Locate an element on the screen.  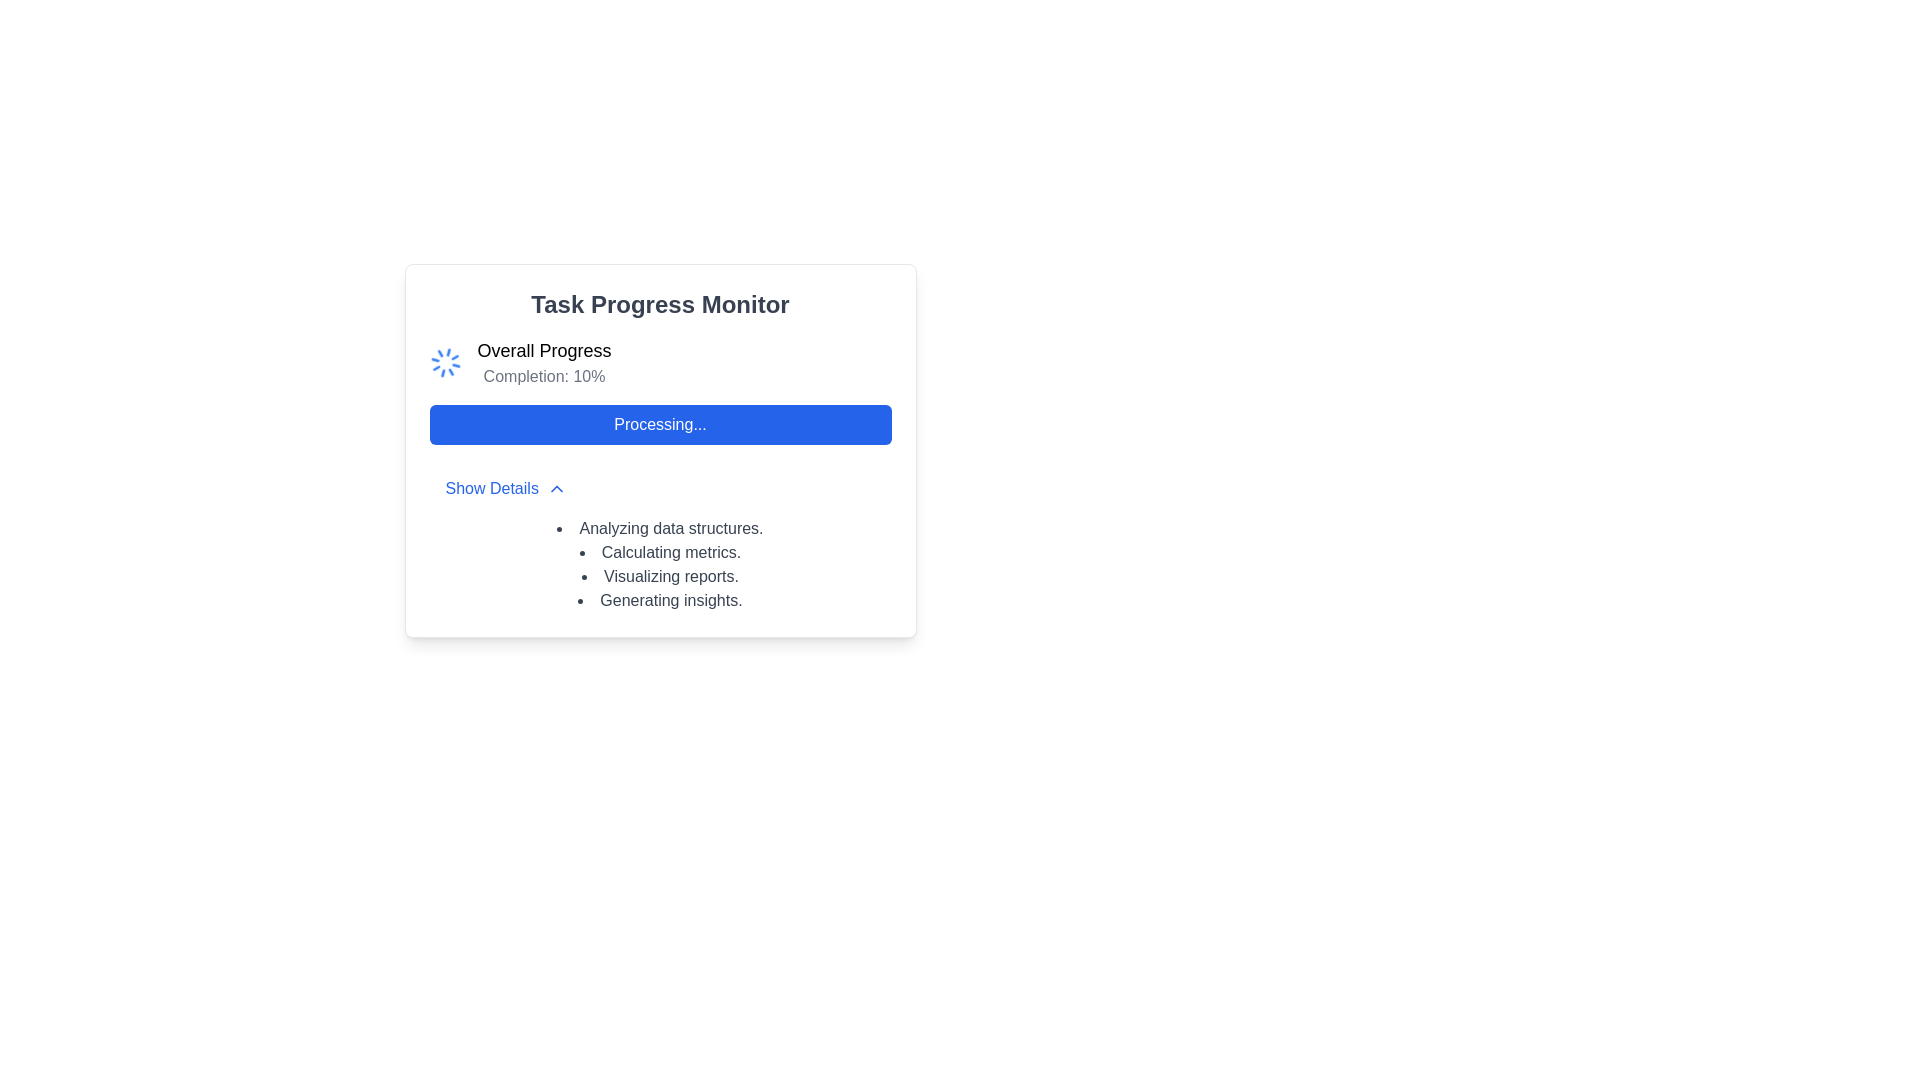
listed items in the 'Show Details' section of the Collapsible Content Section, which includes 'Analyzing data structures', 'Calculating metrics', 'Visualizing reports', and 'Generating insights' is located at coordinates (660, 540).